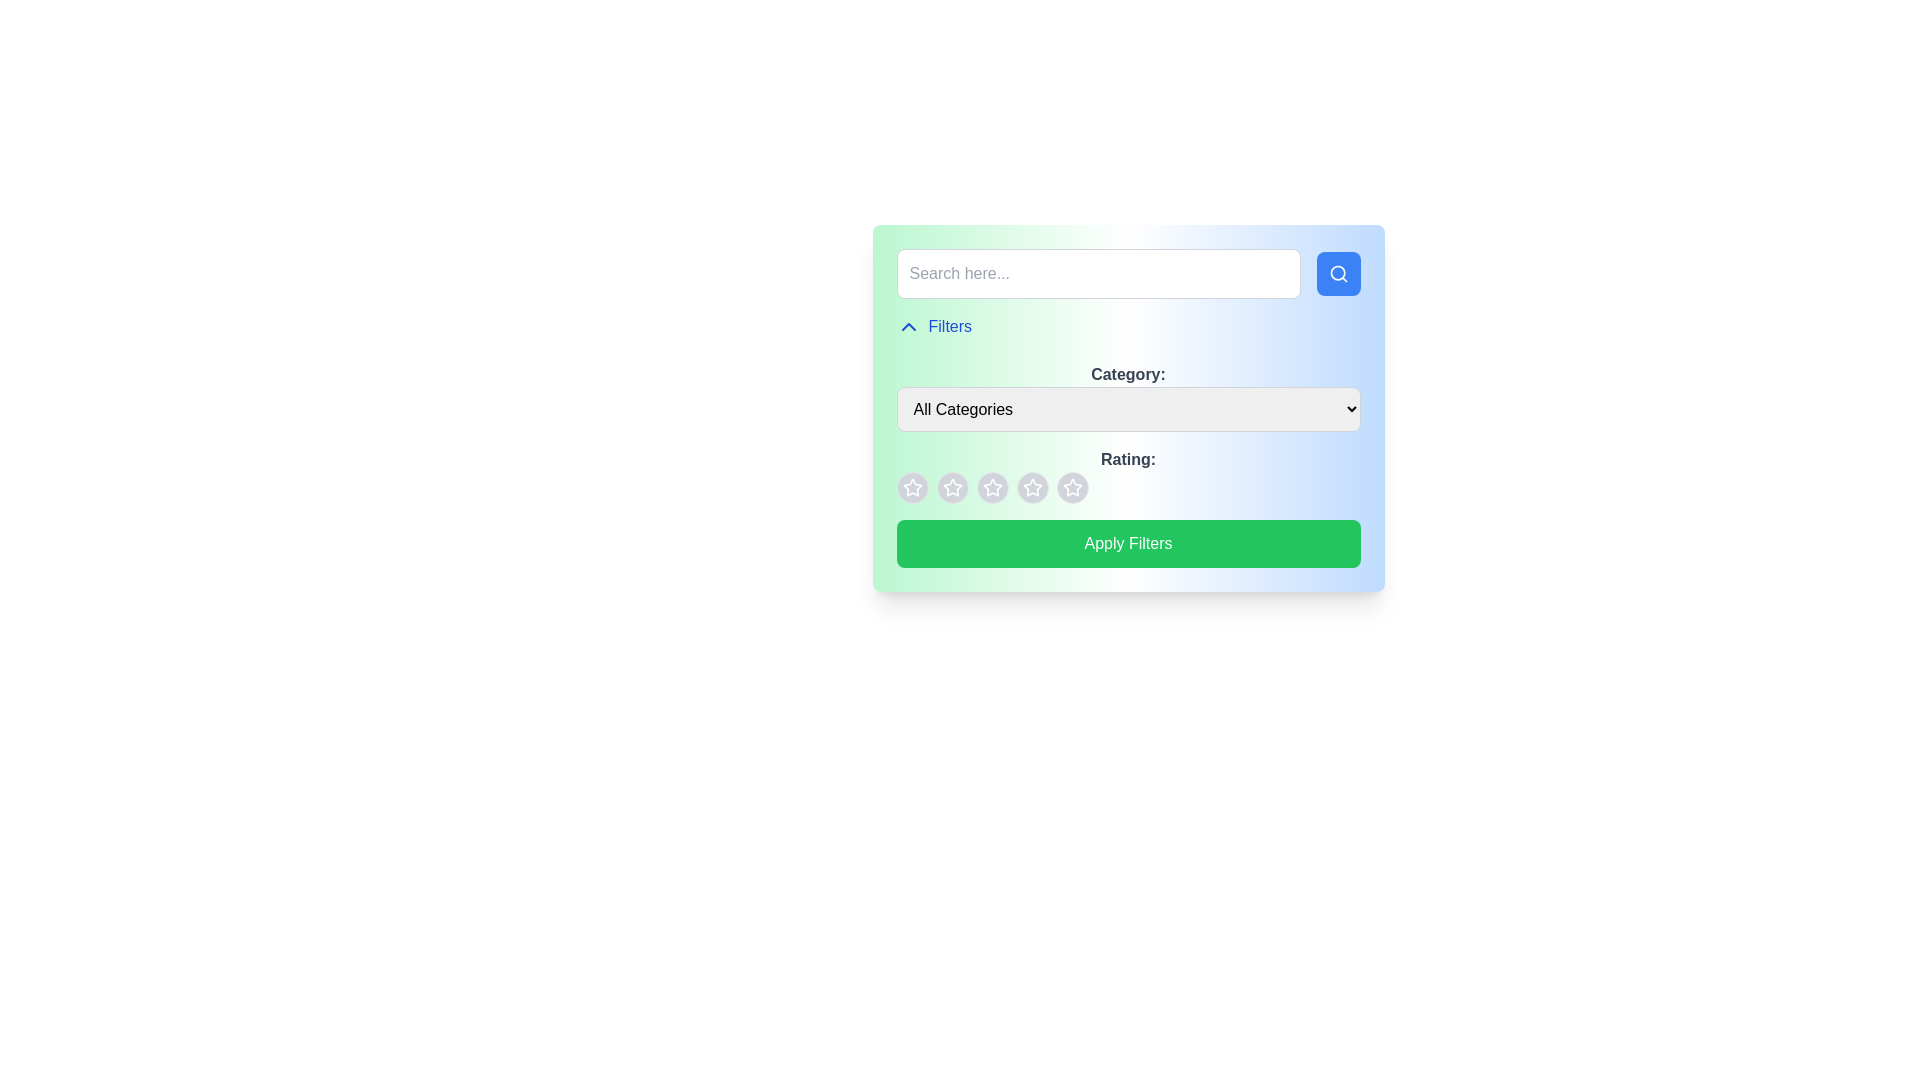 Image resolution: width=1920 pixels, height=1080 pixels. What do you see at coordinates (950, 486) in the screenshot?
I see `the first star icon in the rating system` at bounding box center [950, 486].